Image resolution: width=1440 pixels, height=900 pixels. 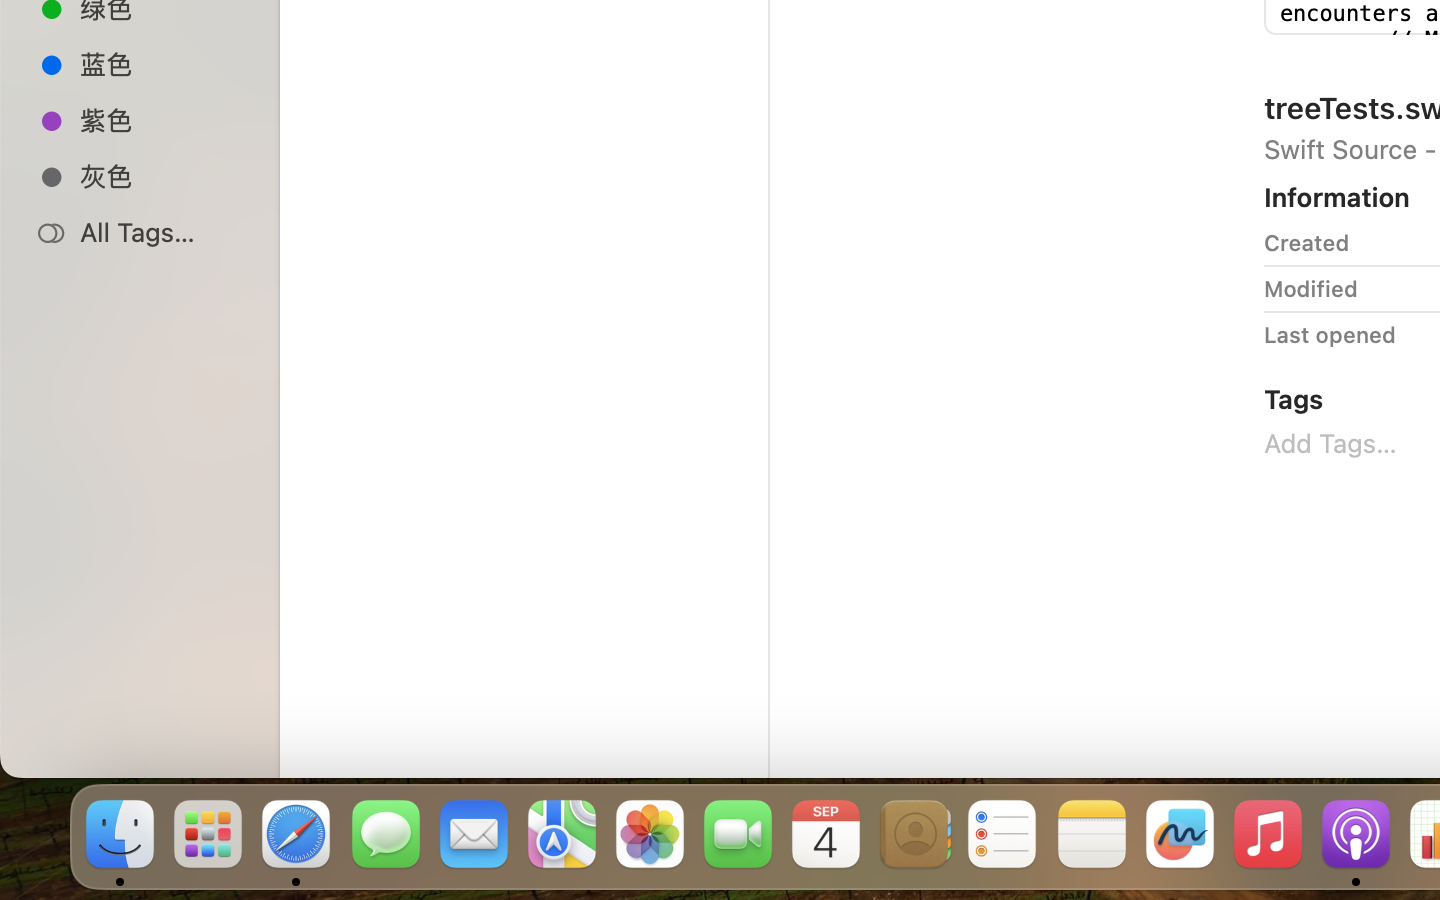 I want to click on 'Last opened', so click(x=1328, y=332).